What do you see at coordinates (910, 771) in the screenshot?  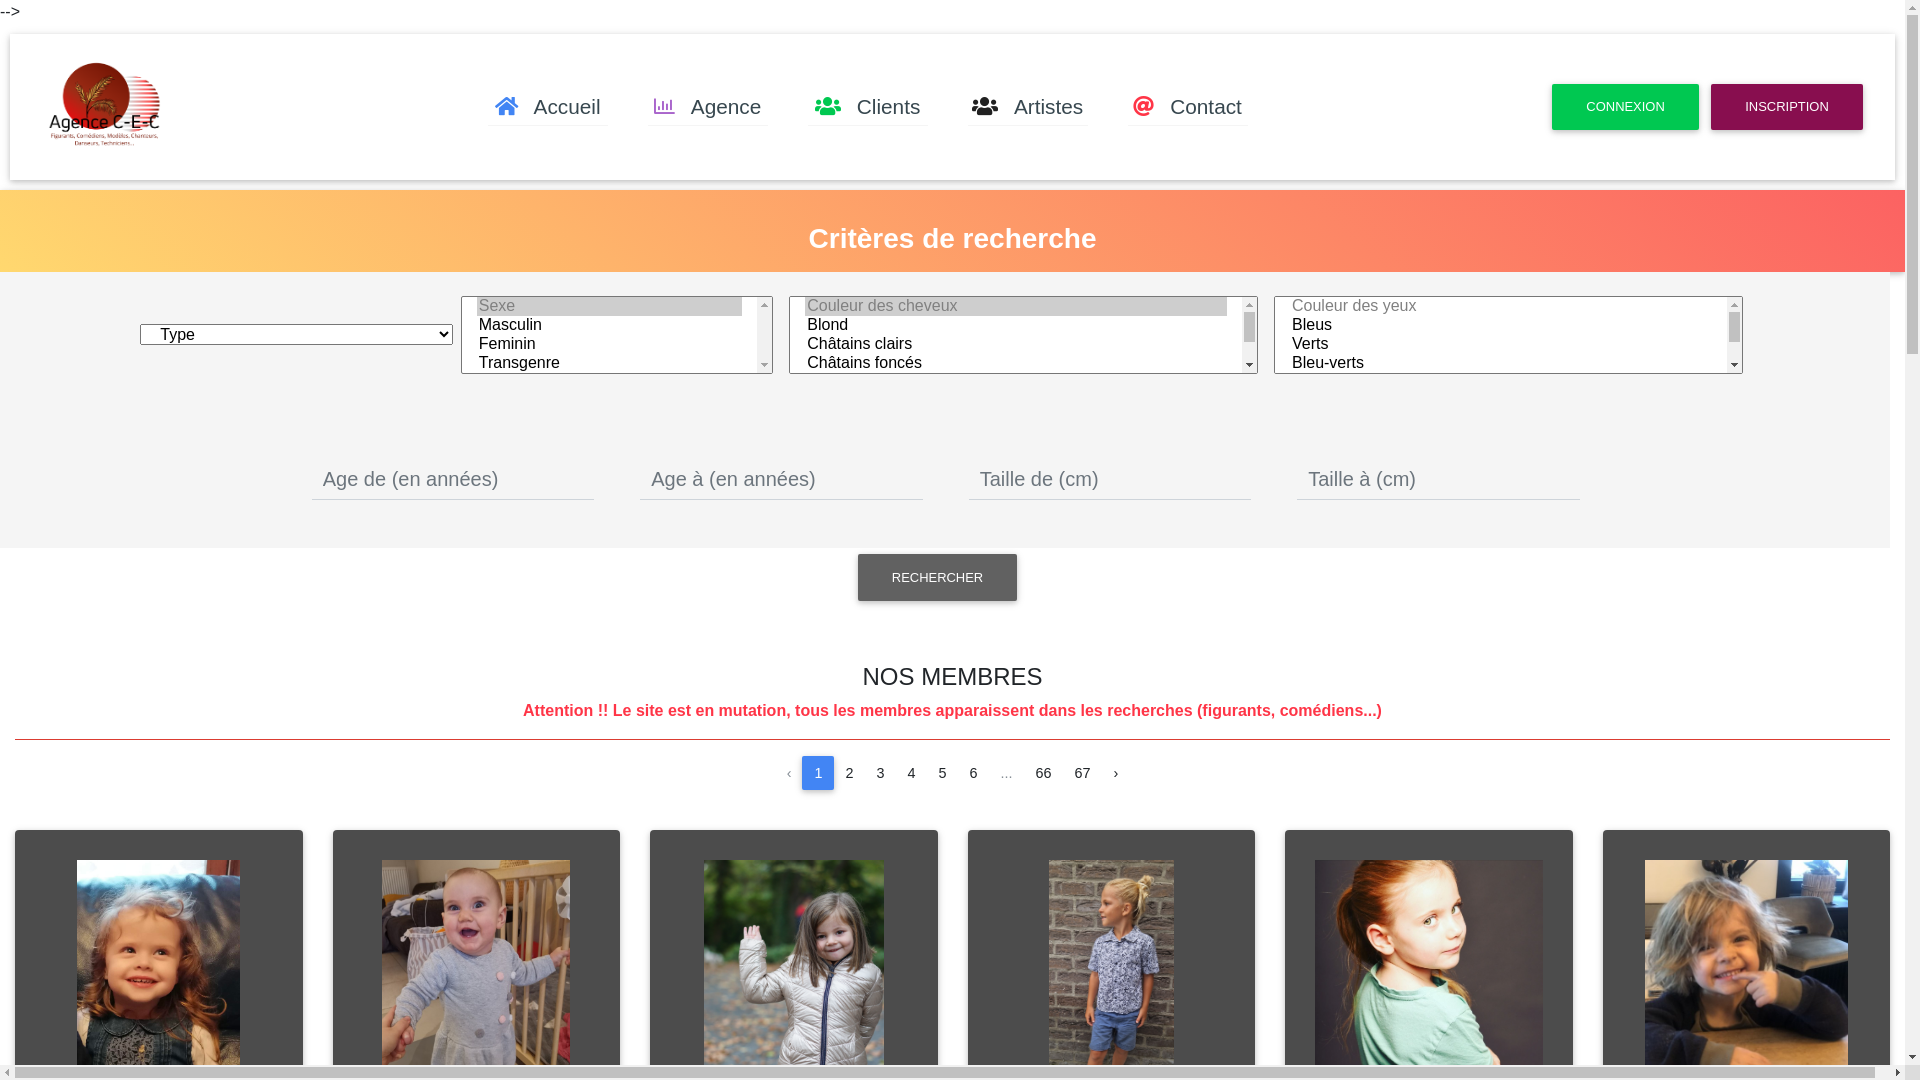 I see `'4'` at bounding box center [910, 771].